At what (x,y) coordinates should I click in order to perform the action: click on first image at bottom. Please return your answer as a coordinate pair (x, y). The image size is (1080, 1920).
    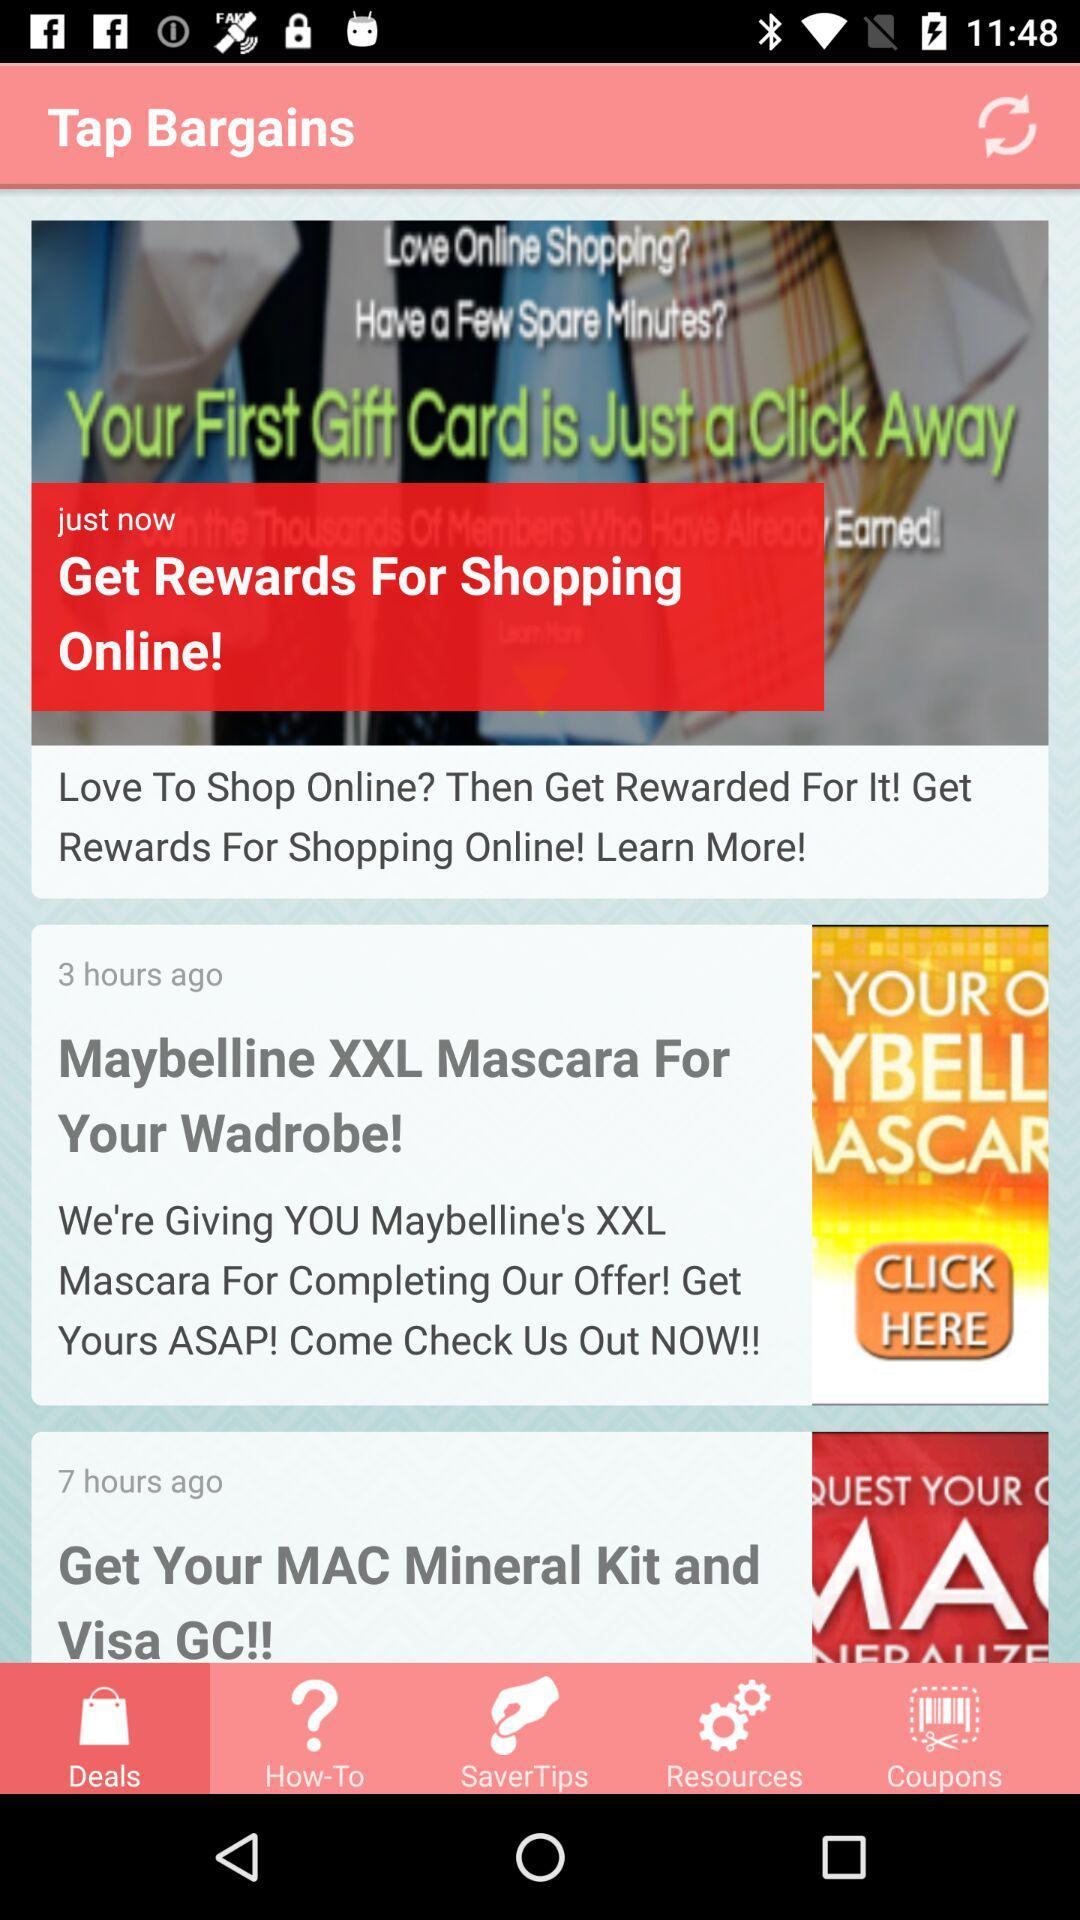
    Looking at the image, I should click on (540, 483).